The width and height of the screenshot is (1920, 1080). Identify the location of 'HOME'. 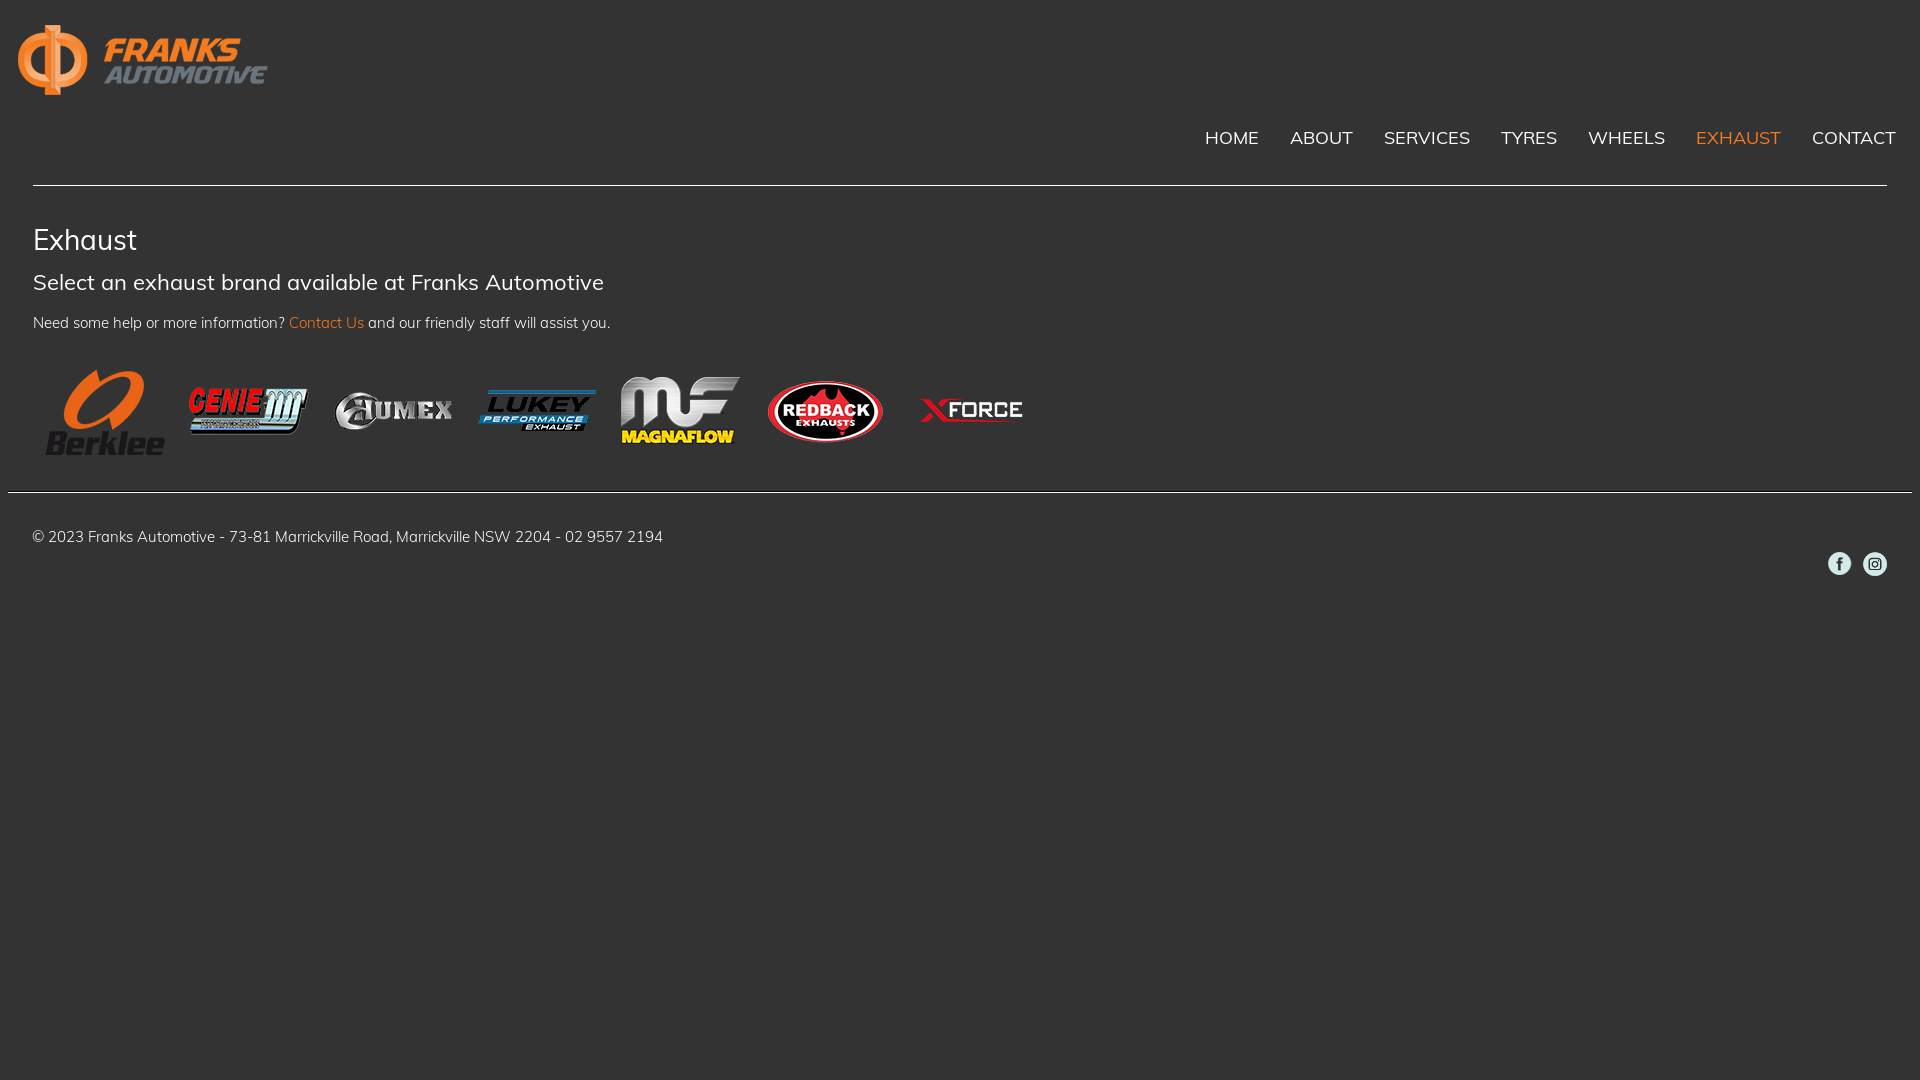
(1231, 136).